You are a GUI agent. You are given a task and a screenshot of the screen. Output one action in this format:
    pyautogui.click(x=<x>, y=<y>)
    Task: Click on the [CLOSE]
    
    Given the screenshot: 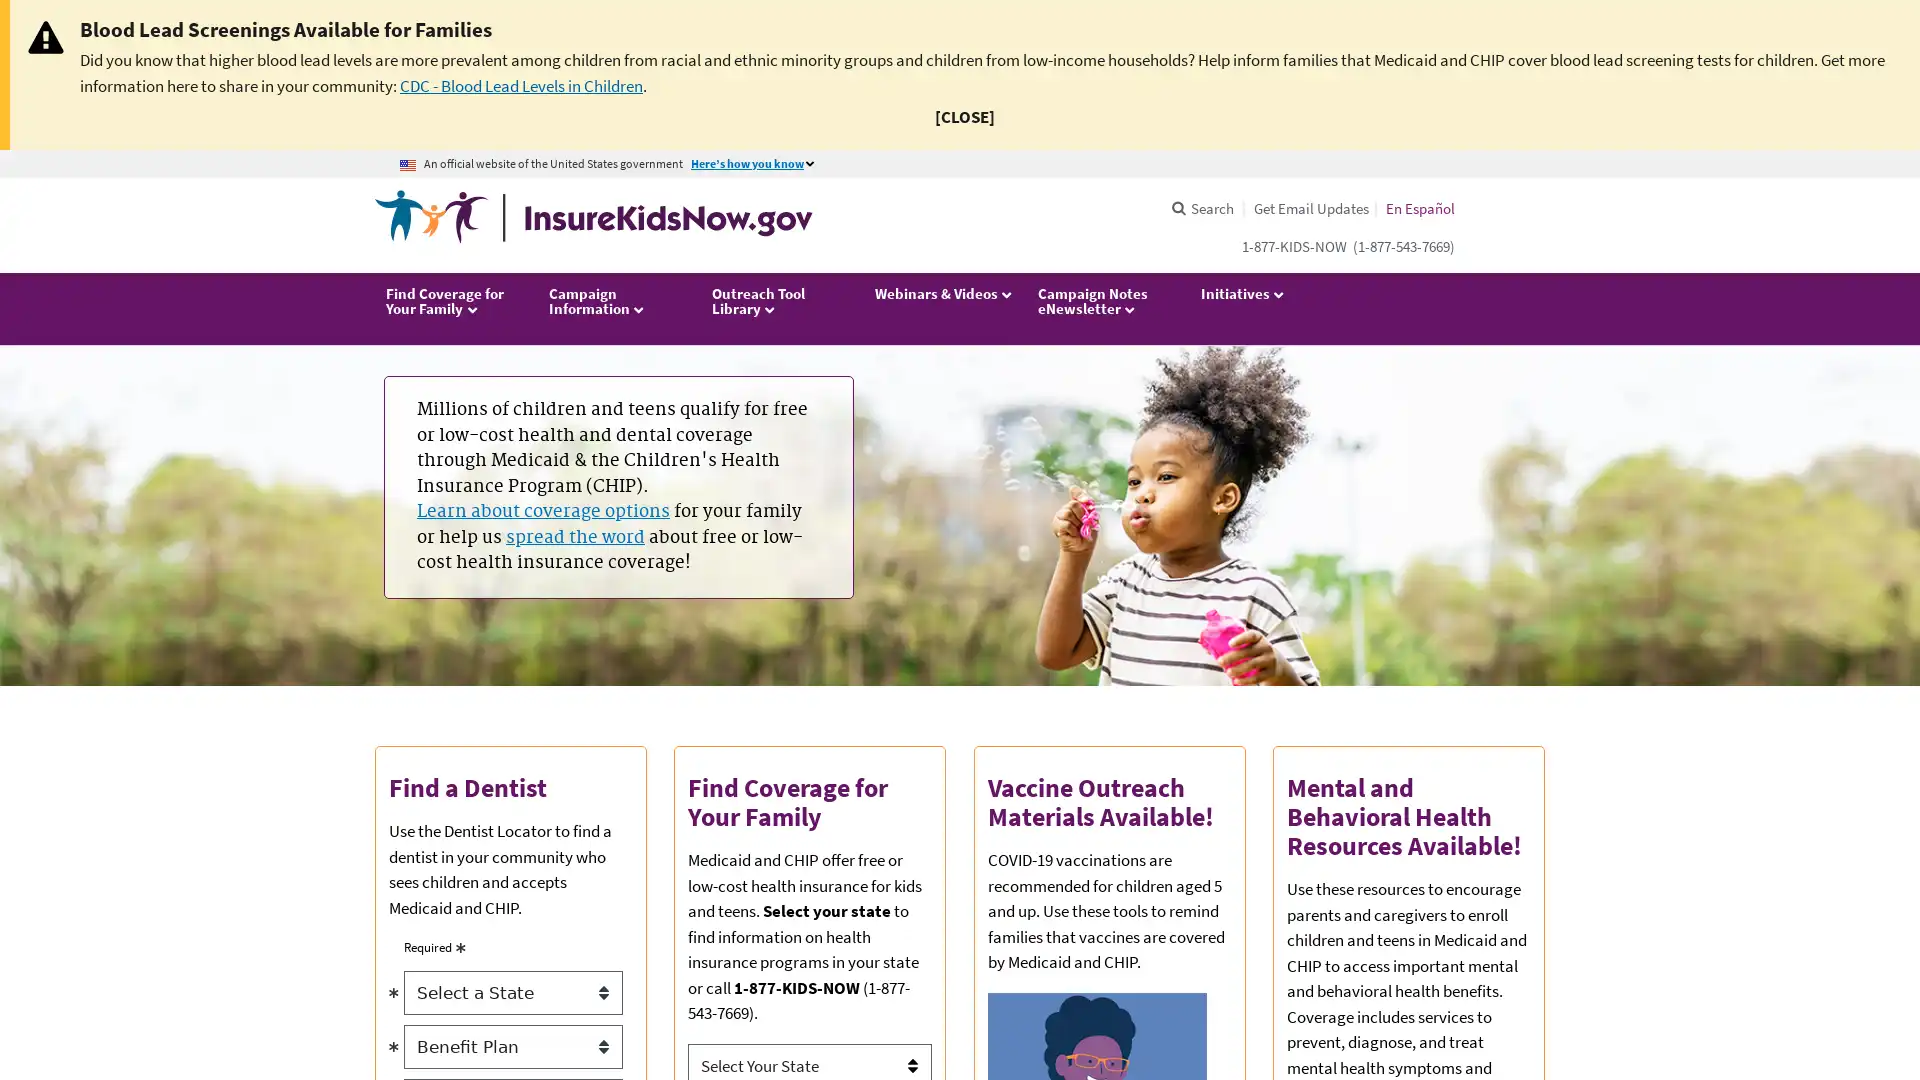 What is the action you would take?
    pyautogui.click(x=964, y=117)
    